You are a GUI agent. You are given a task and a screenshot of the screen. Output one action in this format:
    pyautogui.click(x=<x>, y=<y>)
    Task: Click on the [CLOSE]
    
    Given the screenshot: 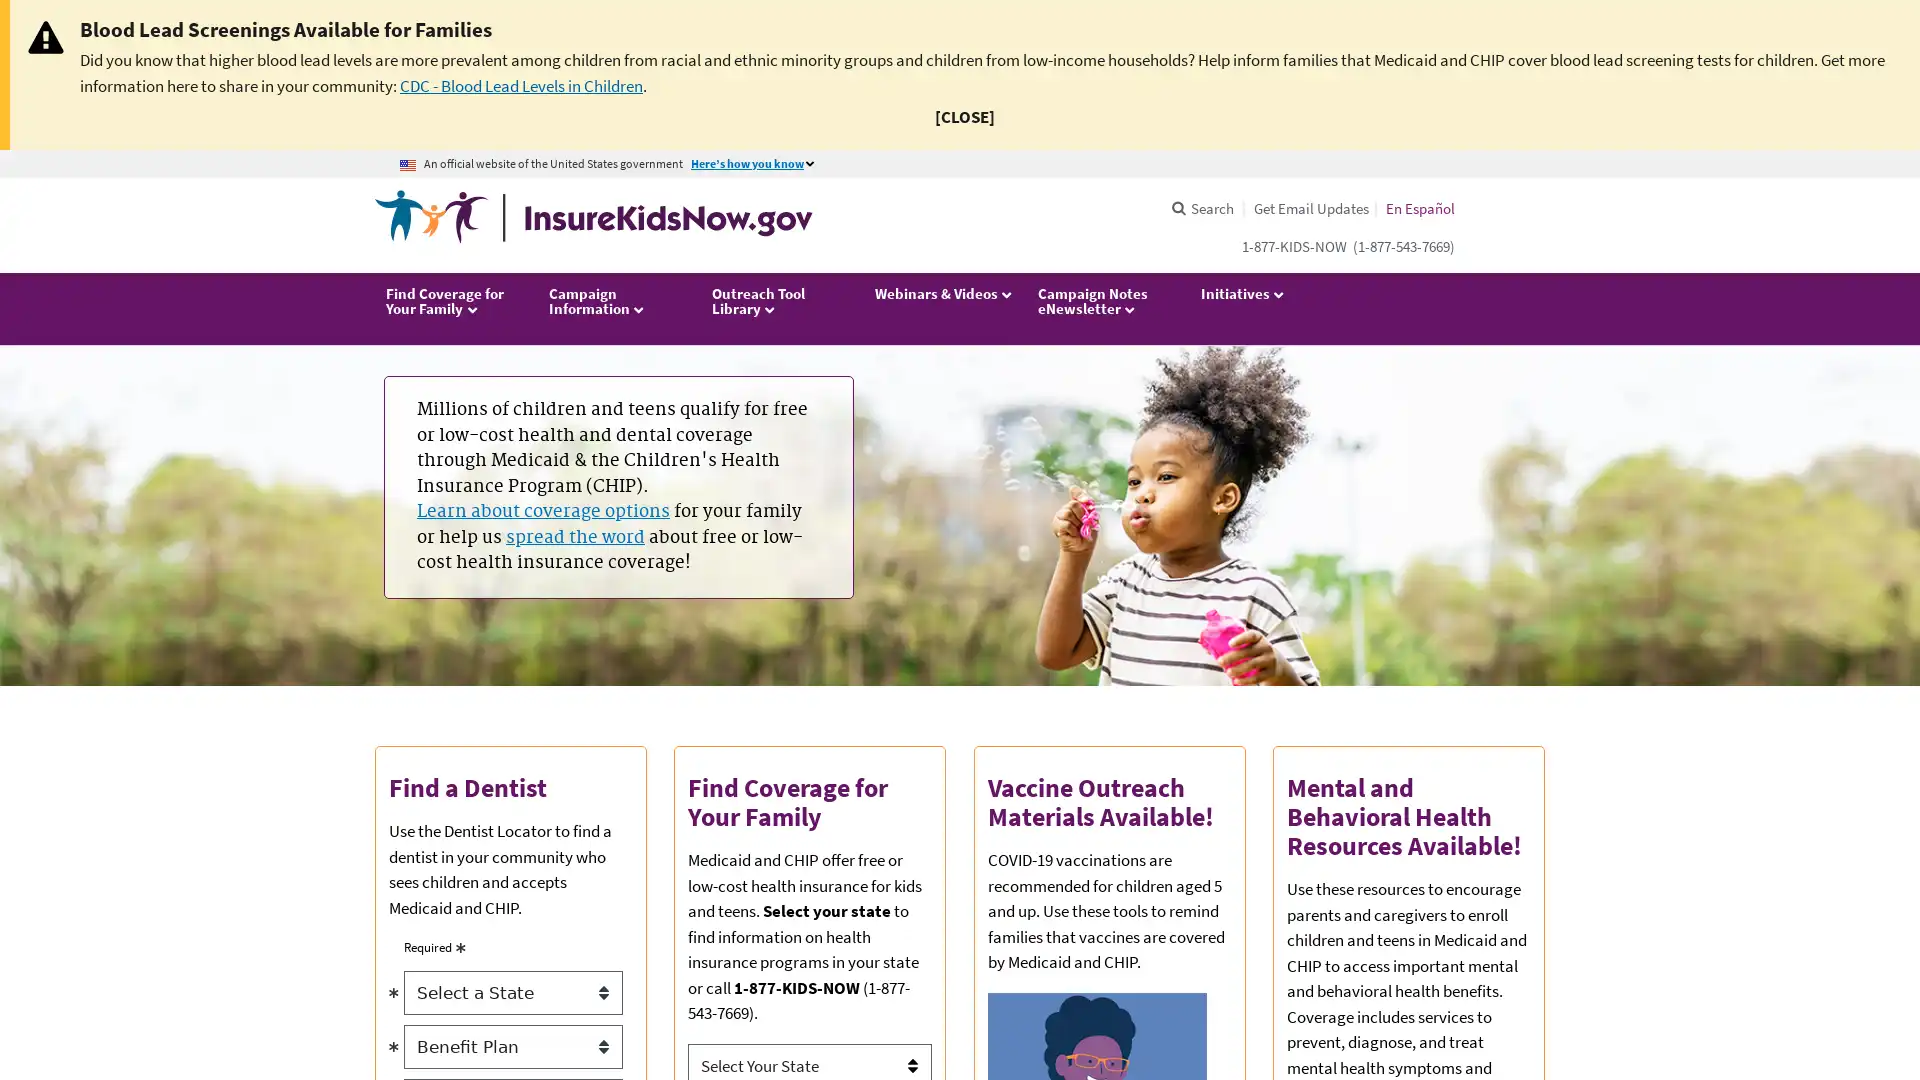 What is the action you would take?
    pyautogui.click(x=964, y=117)
    